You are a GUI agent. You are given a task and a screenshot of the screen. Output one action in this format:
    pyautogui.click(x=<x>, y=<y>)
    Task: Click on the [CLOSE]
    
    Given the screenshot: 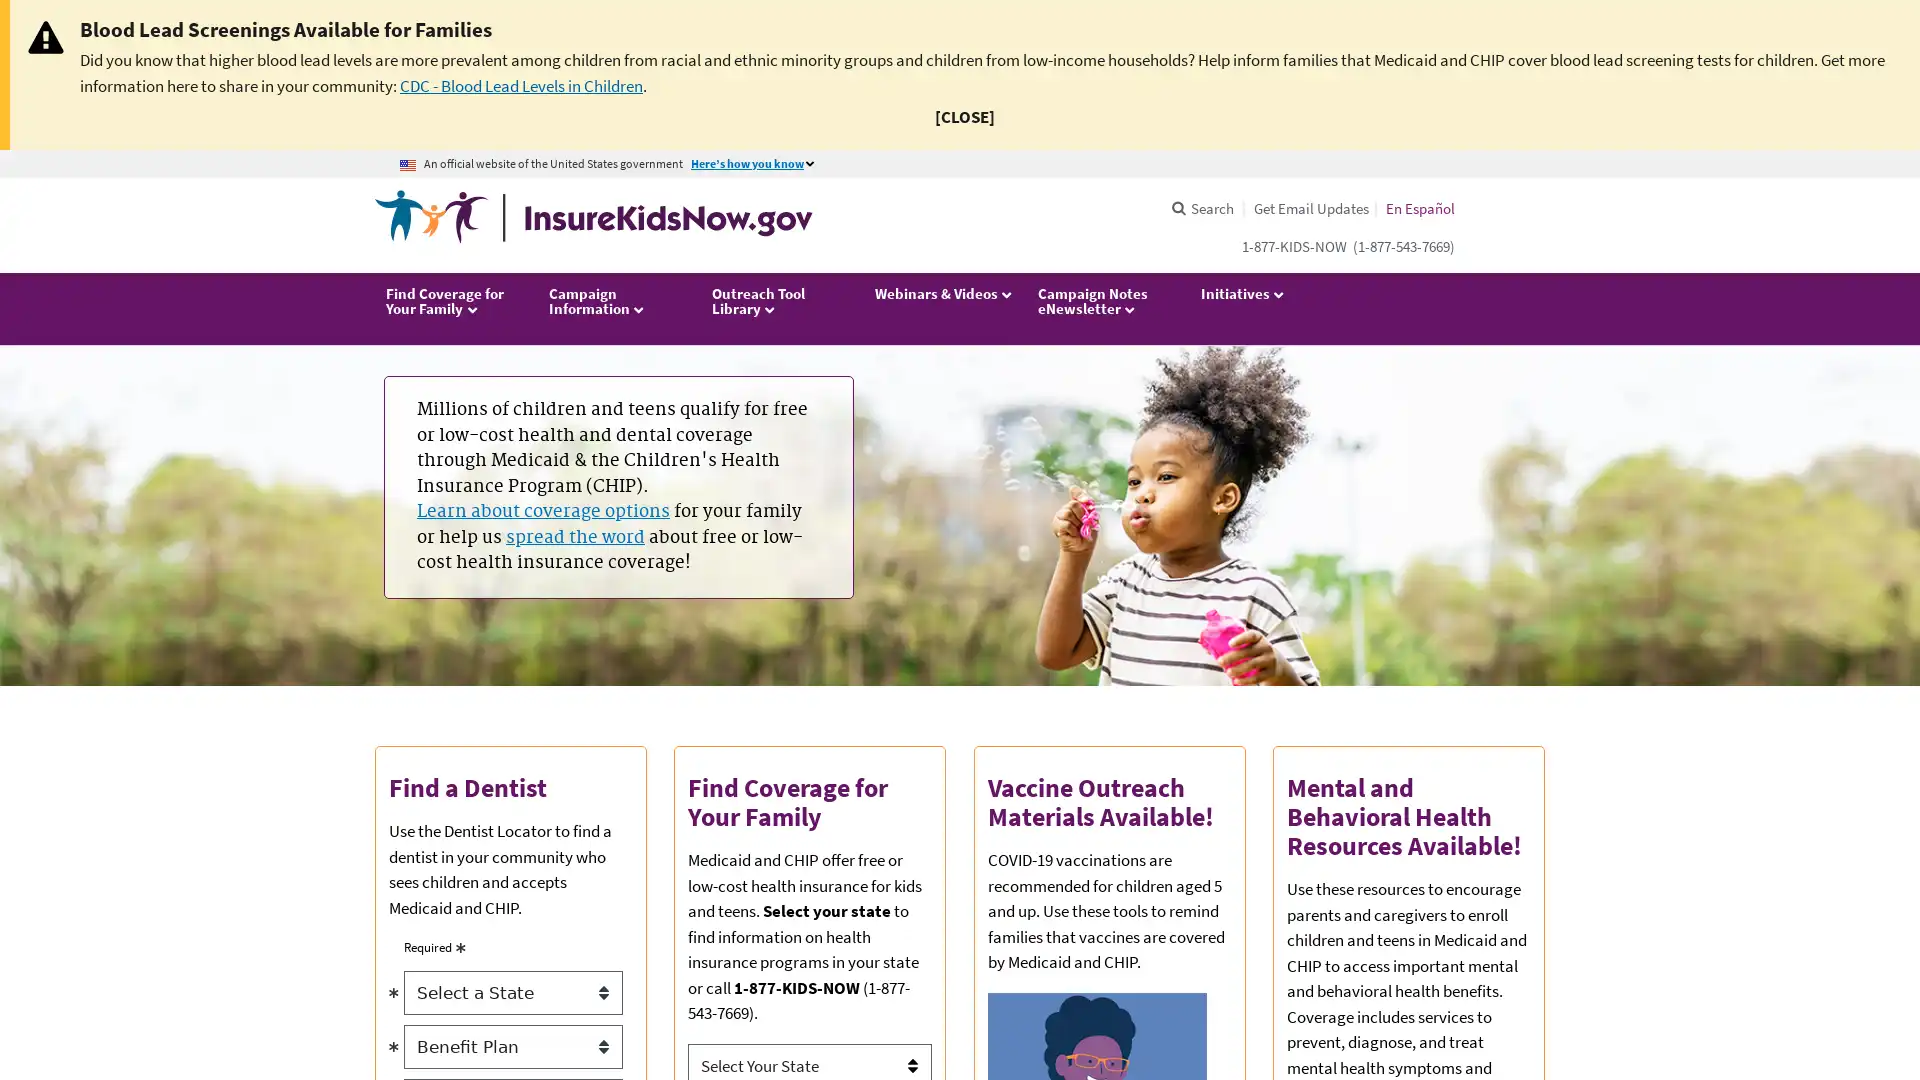 What is the action you would take?
    pyautogui.click(x=964, y=117)
    